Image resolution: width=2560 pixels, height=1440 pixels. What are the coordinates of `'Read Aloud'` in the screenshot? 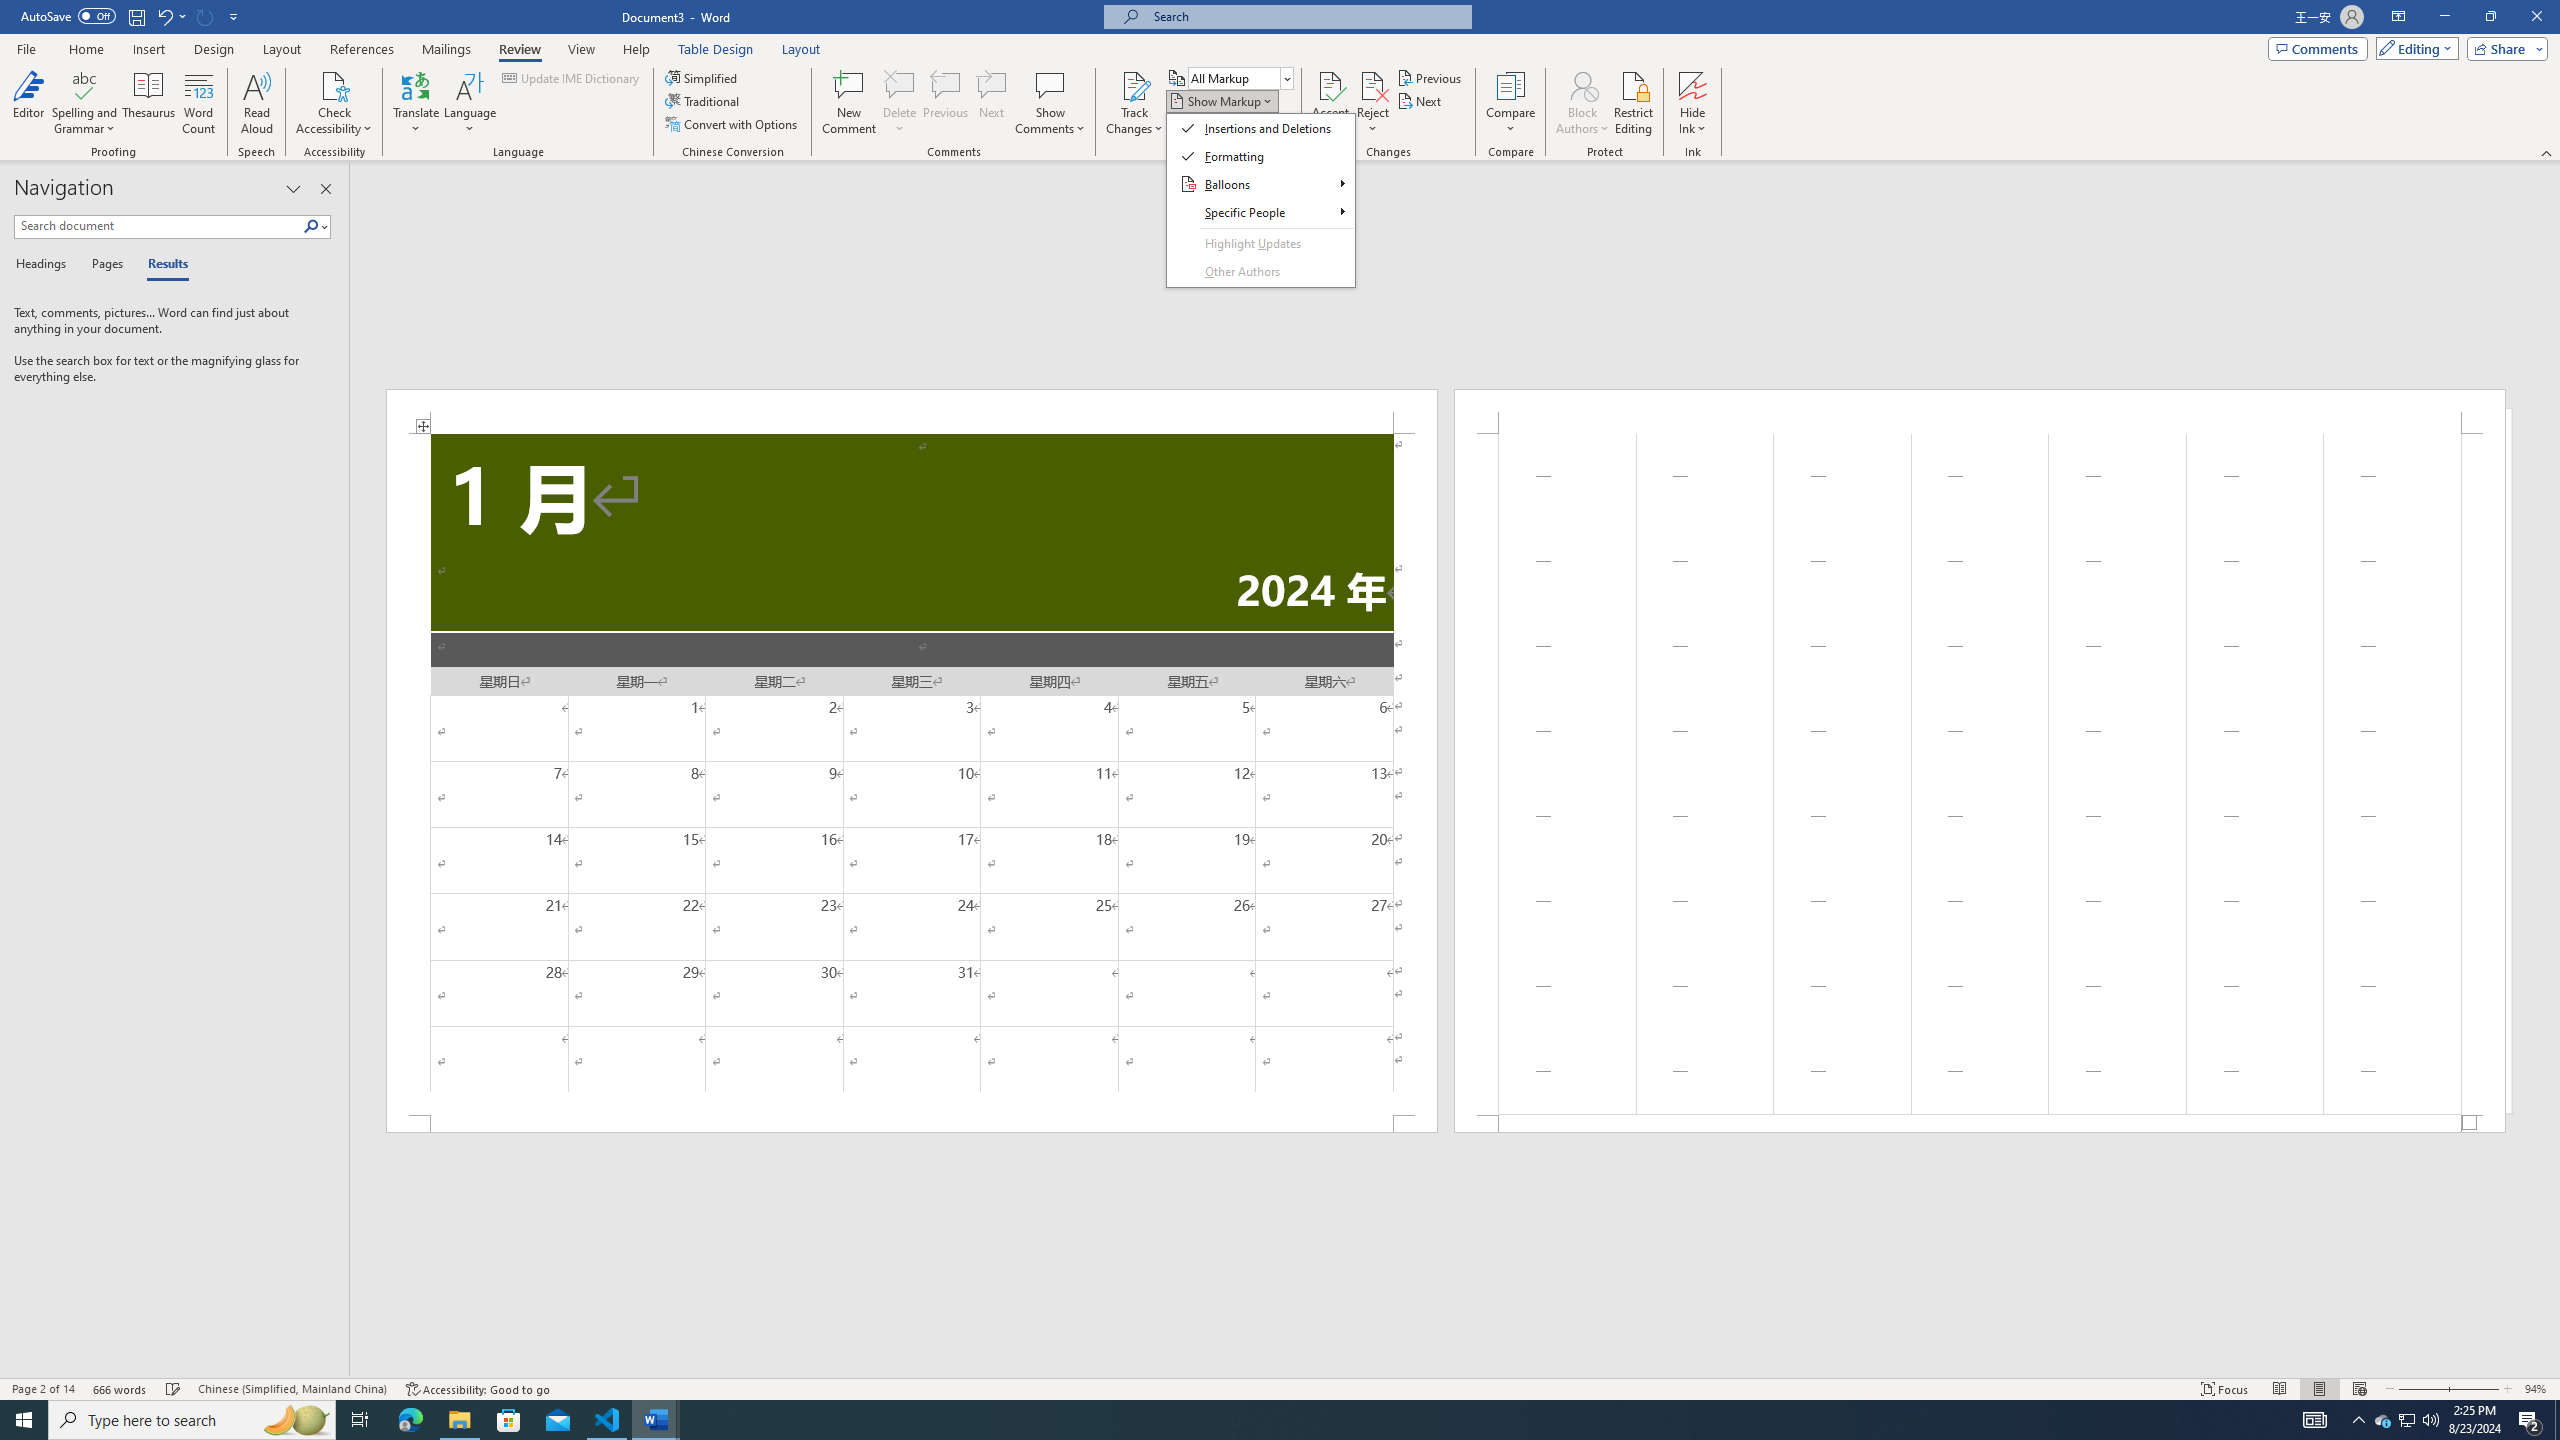 It's located at (256, 103).